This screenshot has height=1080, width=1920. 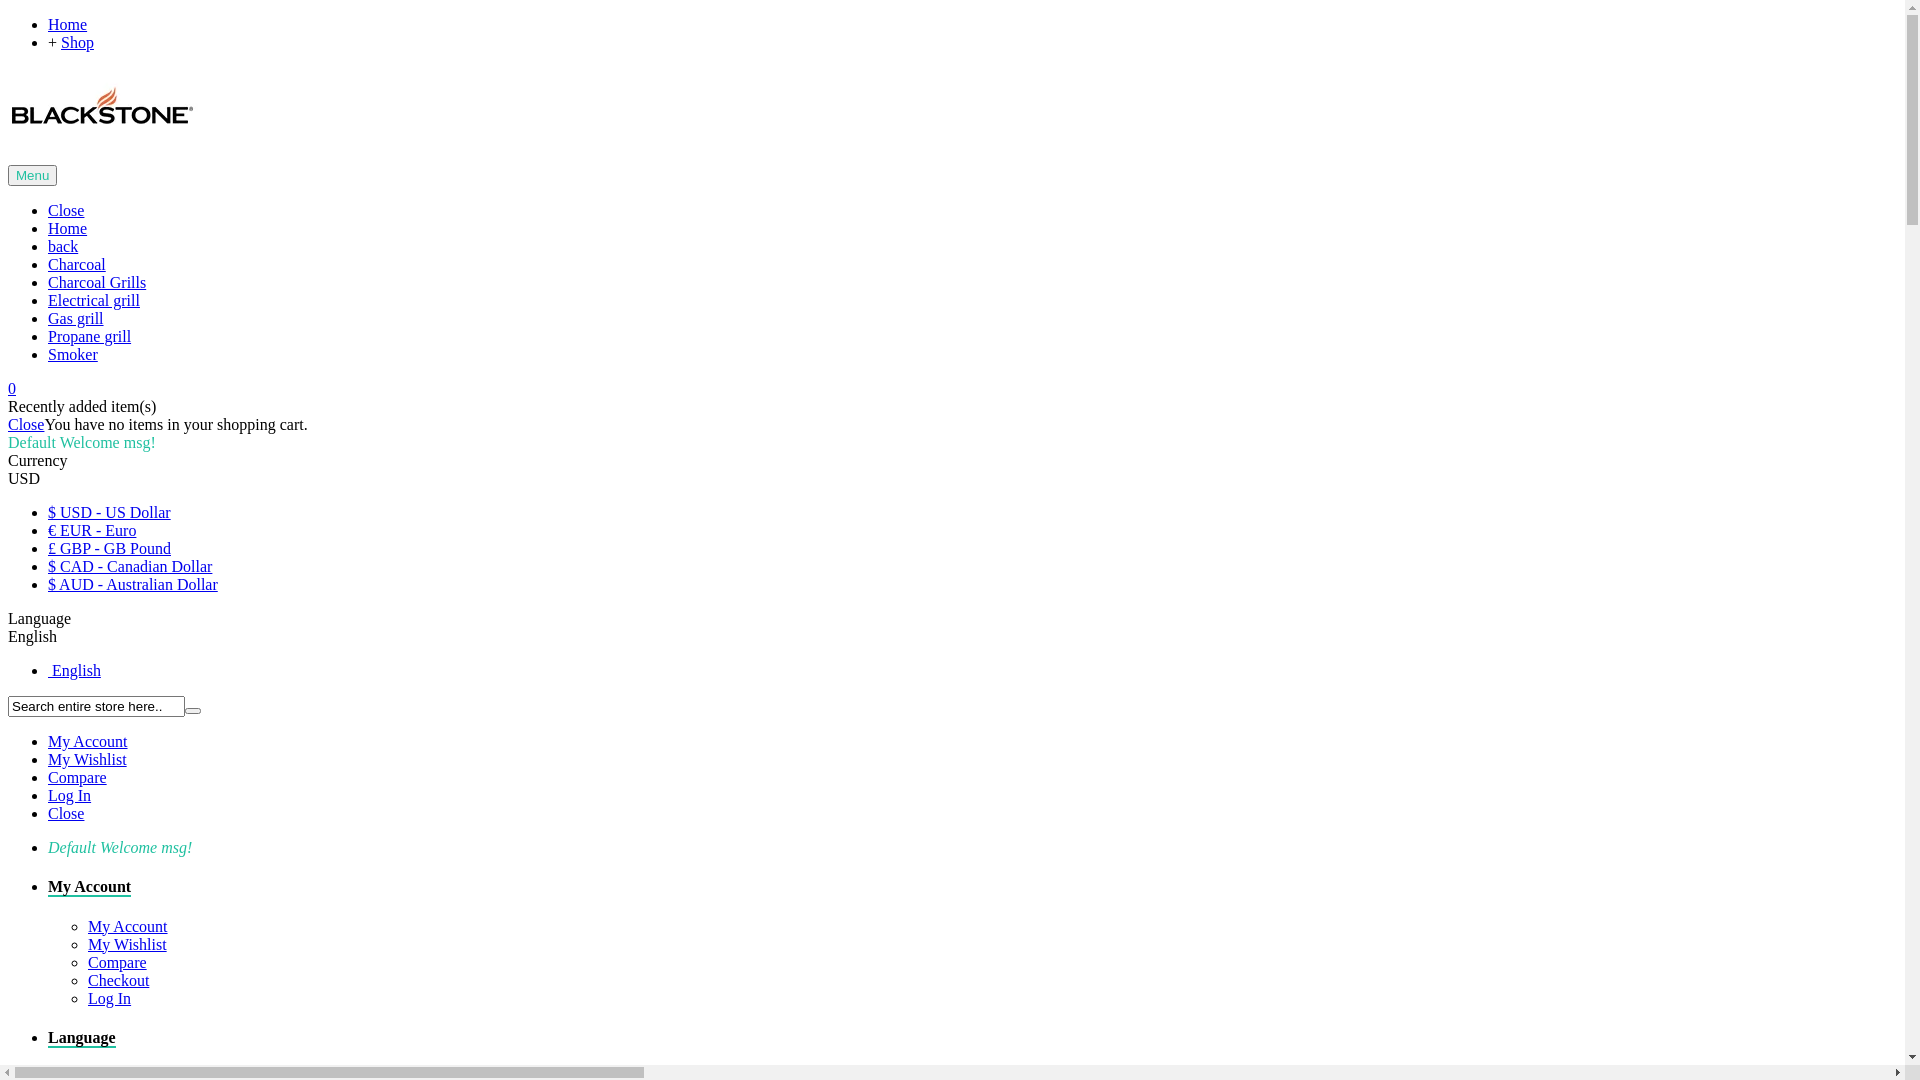 What do you see at coordinates (48, 282) in the screenshot?
I see `'Charcoal Grills'` at bounding box center [48, 282].